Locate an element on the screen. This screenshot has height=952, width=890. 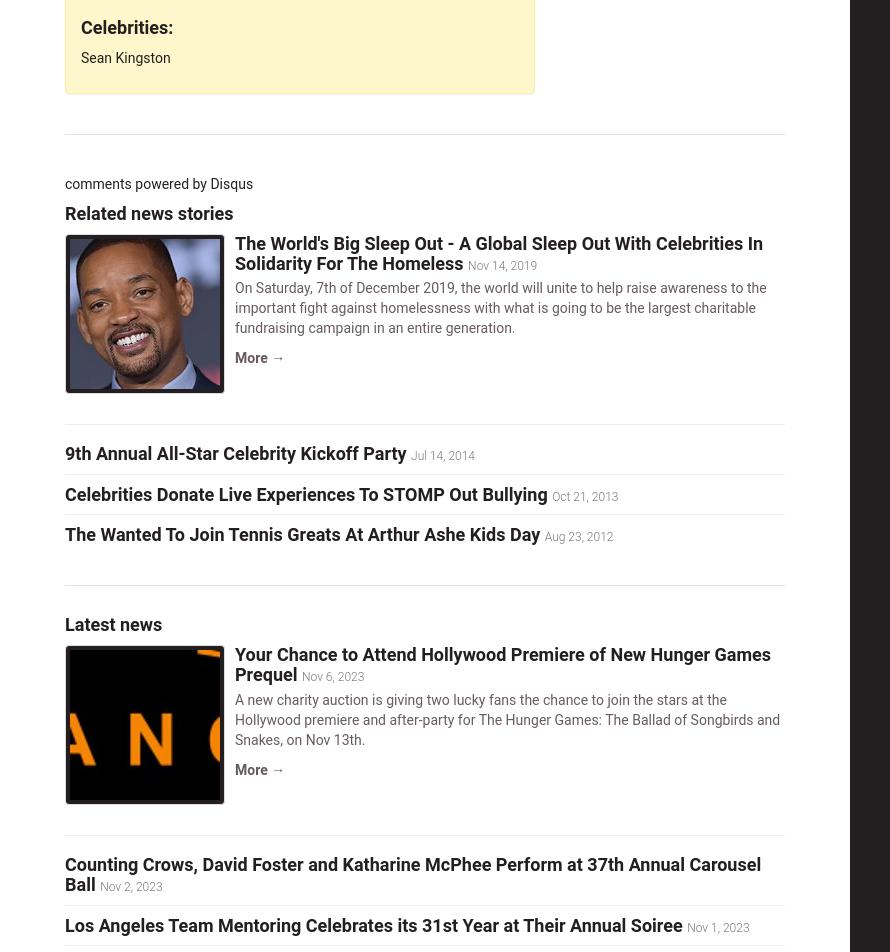
'Oct 21, 2013' is located at coordinates (550, 495).